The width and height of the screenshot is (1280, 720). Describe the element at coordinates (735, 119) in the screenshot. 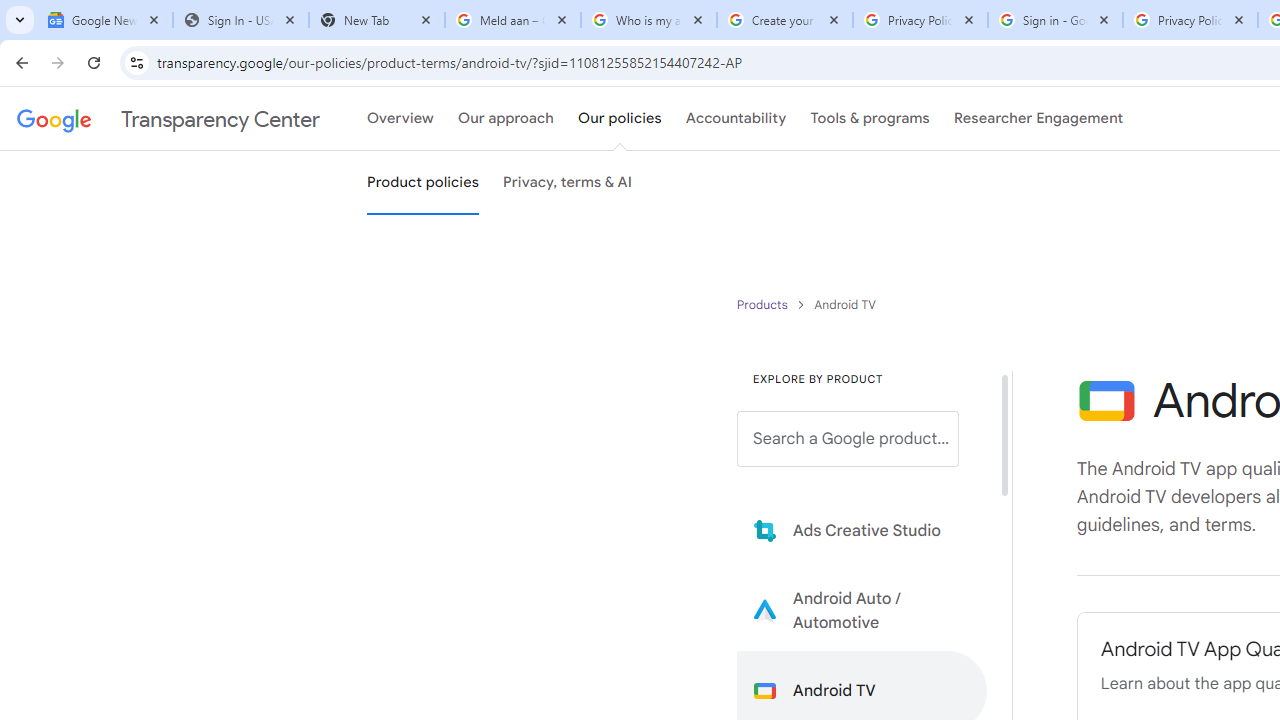

I see `'Accountability'` at that location.